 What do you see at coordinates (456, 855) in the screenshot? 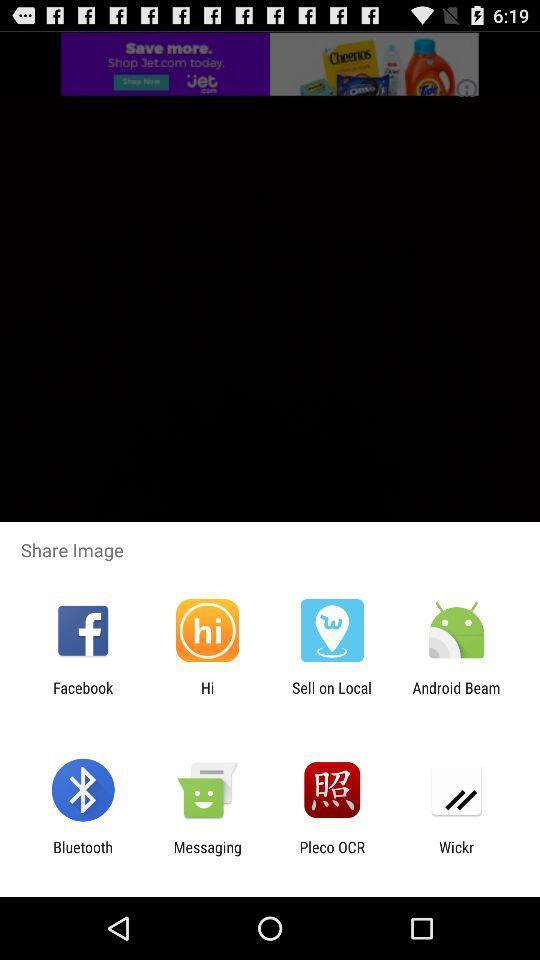
I see `the app to the right of the pleco ocr item` at bounding box center [456, 855].